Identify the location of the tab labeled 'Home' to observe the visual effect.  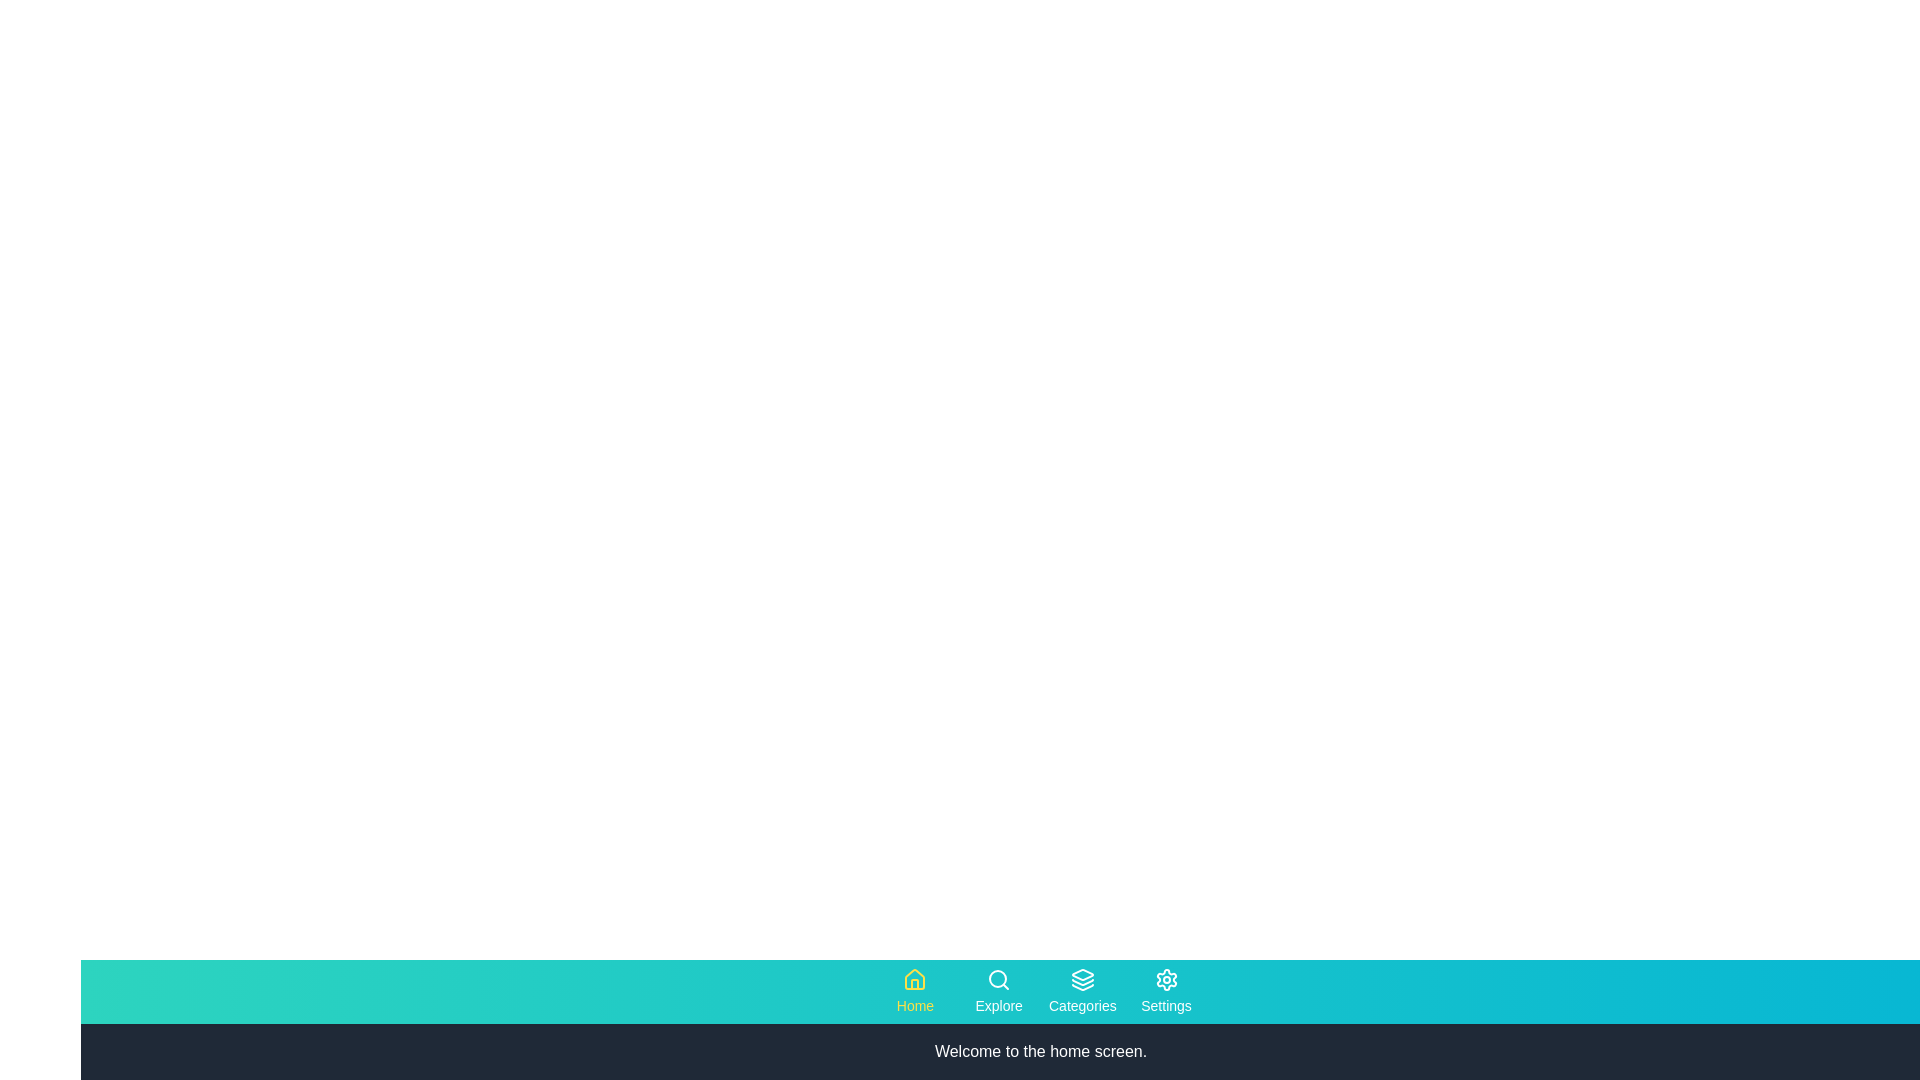
(914, 991).